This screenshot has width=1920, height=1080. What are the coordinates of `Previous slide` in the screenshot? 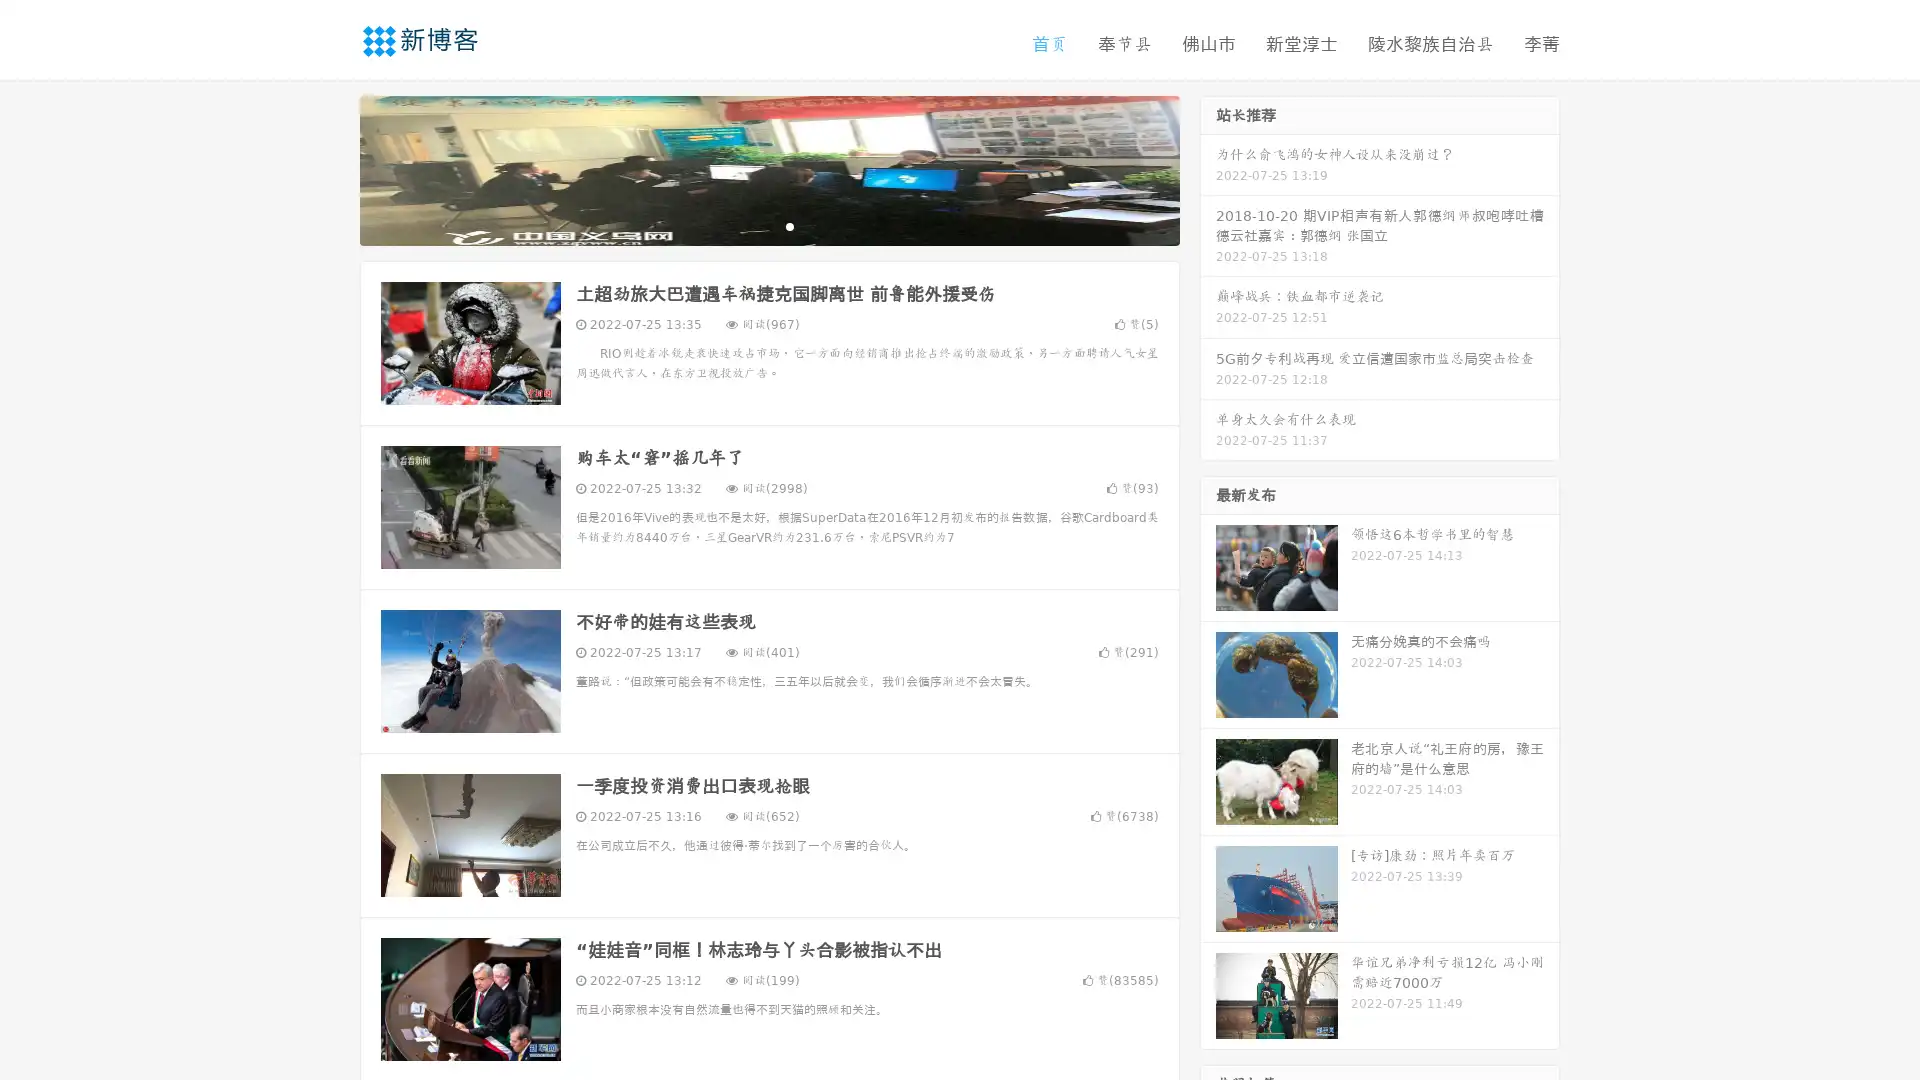 It's located at (330, 168).